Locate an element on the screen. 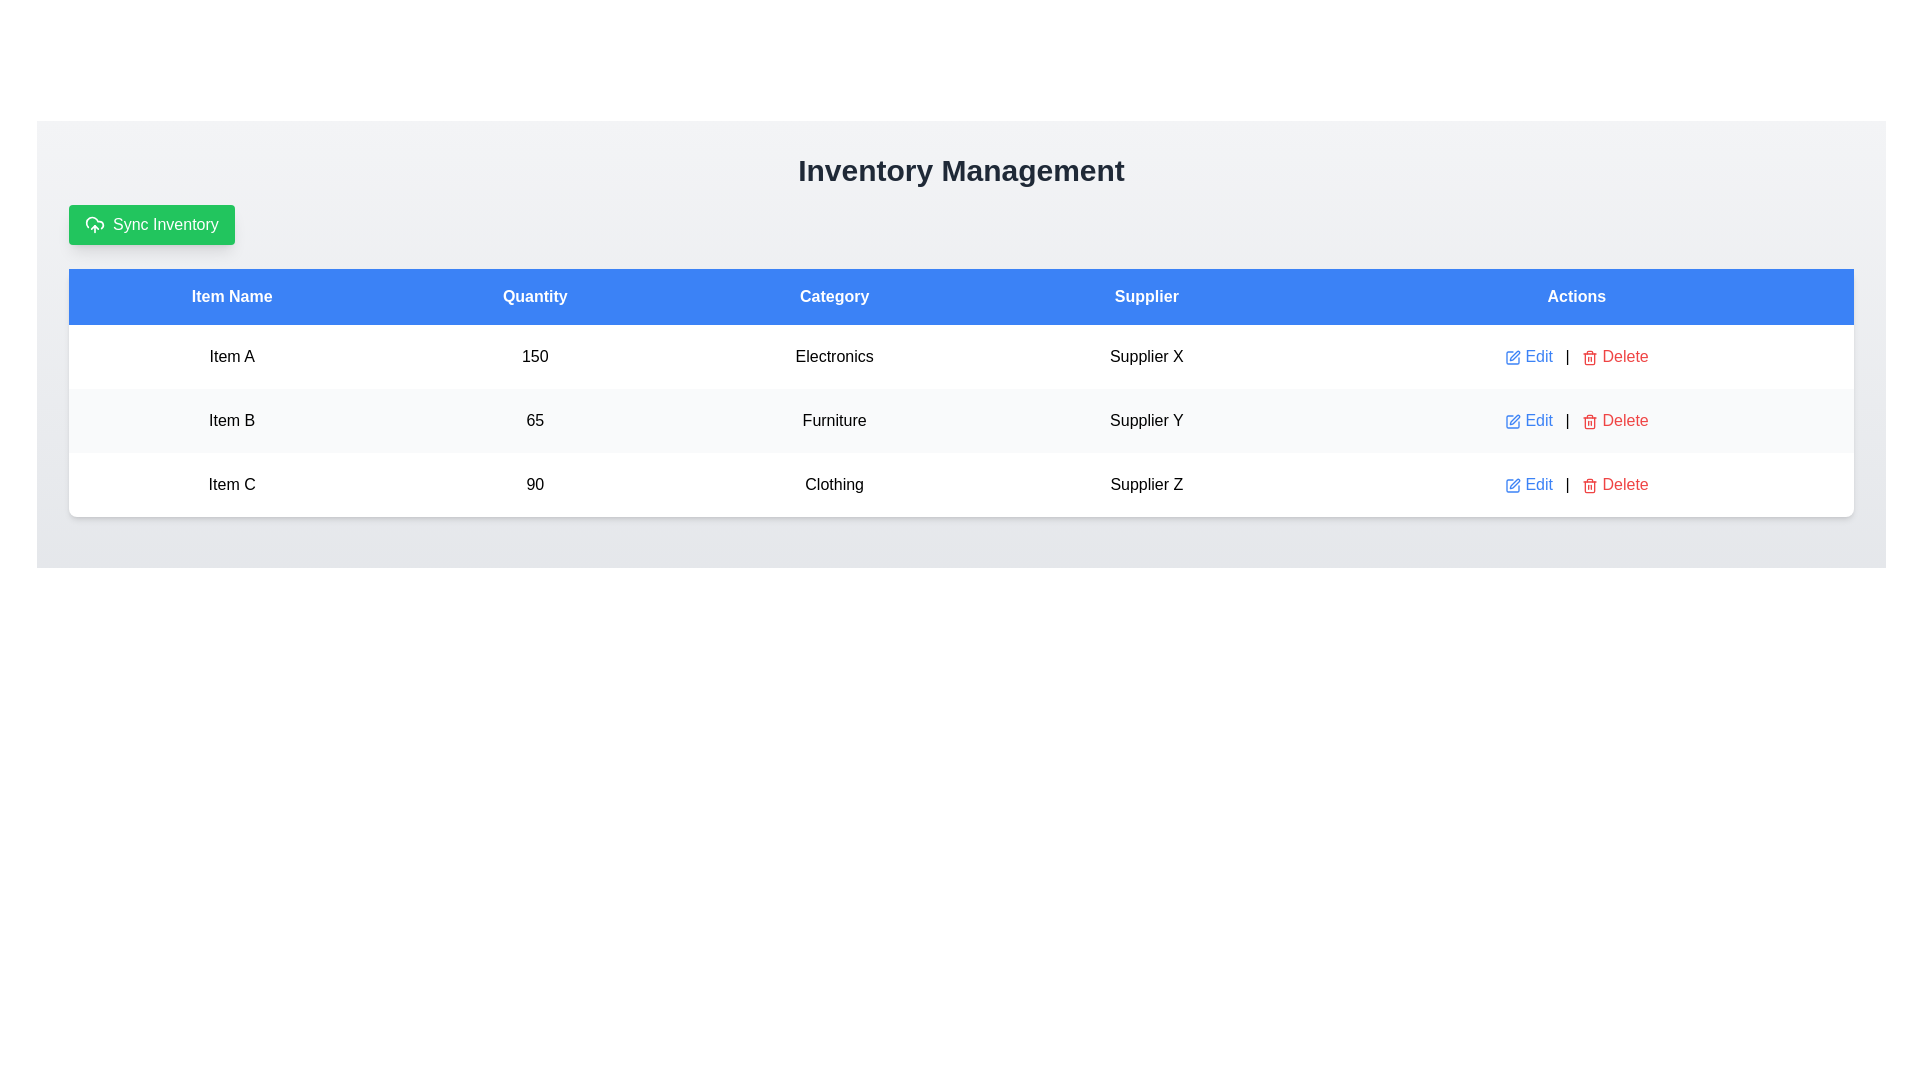 The image size is (1920, 1080). the hyperlink for 'Item C' in the 'Actions' column of the table is located at coordinates (1527, 485).